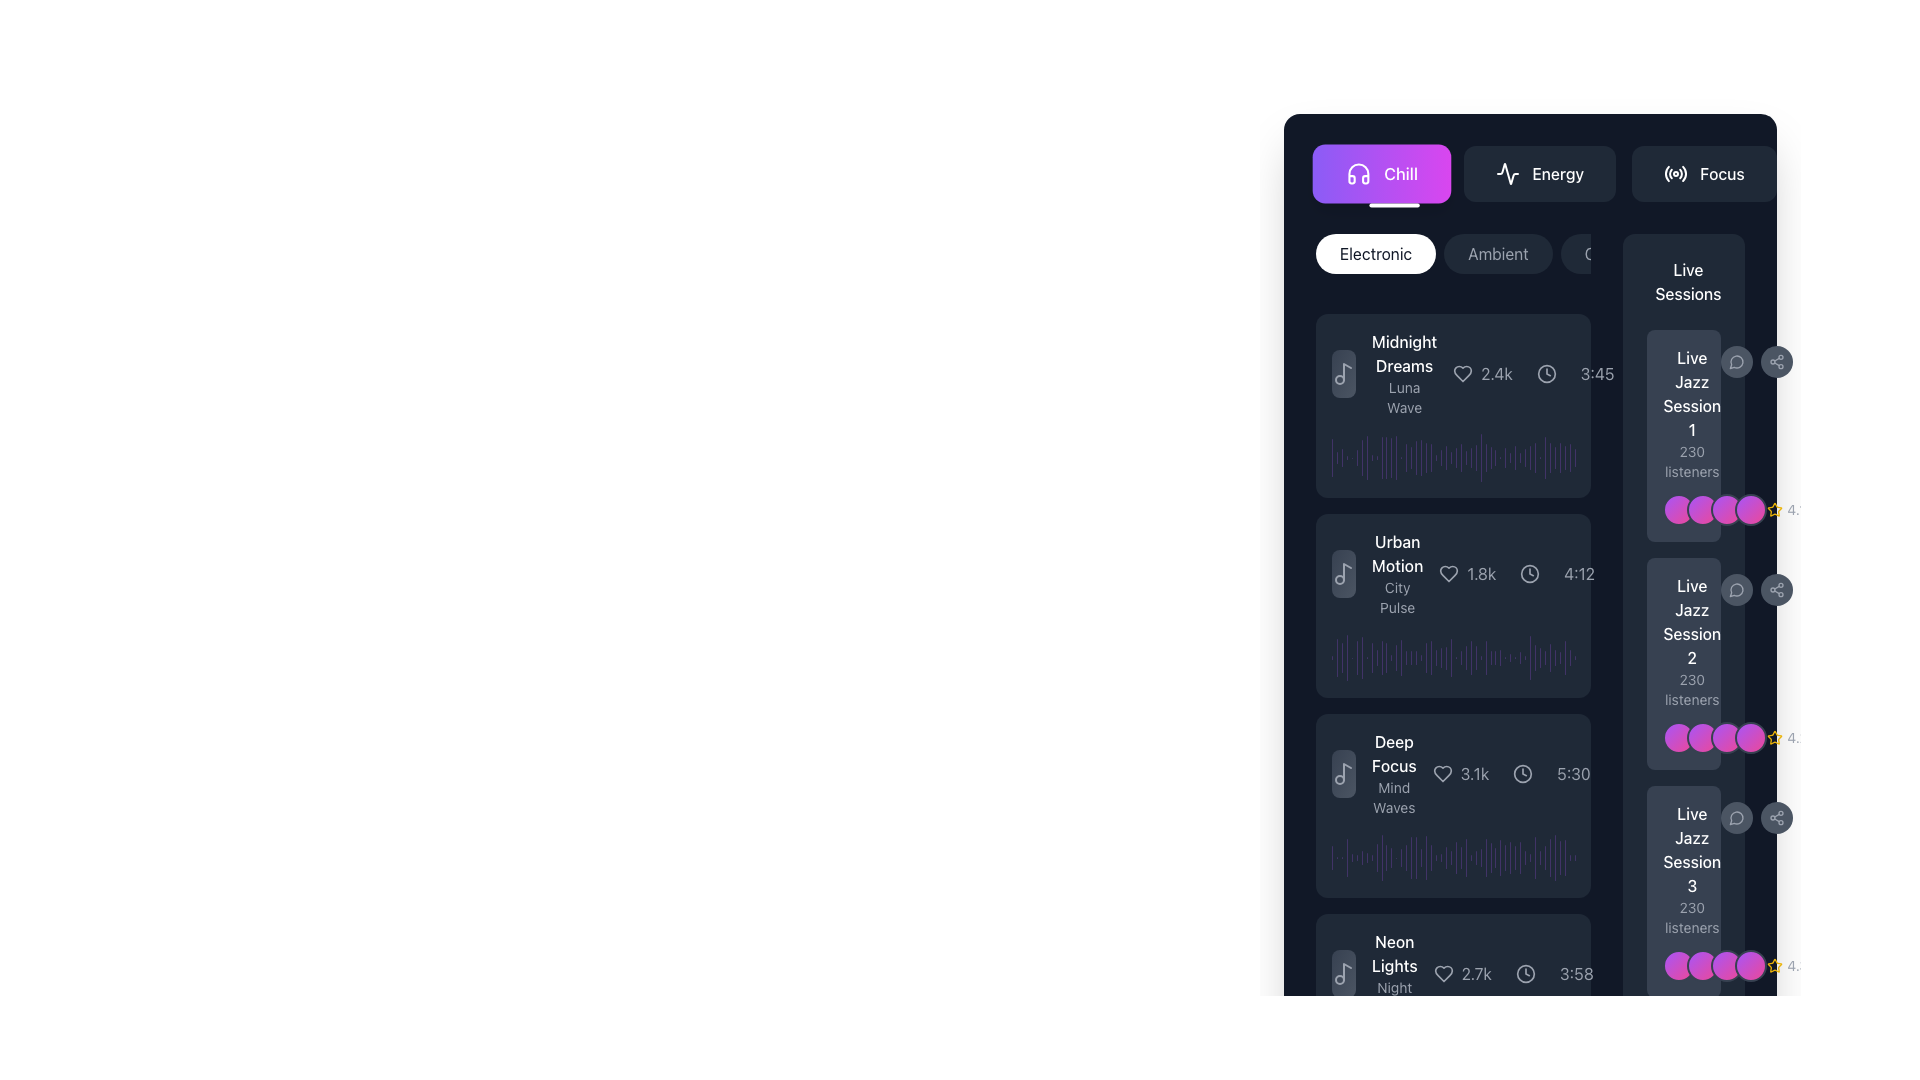 The height and width of the screenshot is (1080, 1920). What do you see at coordinates (1405, 856) in the screenshot?
I see `the 16th vertical bar in the bar chart` at bounding box center [1405, 856].